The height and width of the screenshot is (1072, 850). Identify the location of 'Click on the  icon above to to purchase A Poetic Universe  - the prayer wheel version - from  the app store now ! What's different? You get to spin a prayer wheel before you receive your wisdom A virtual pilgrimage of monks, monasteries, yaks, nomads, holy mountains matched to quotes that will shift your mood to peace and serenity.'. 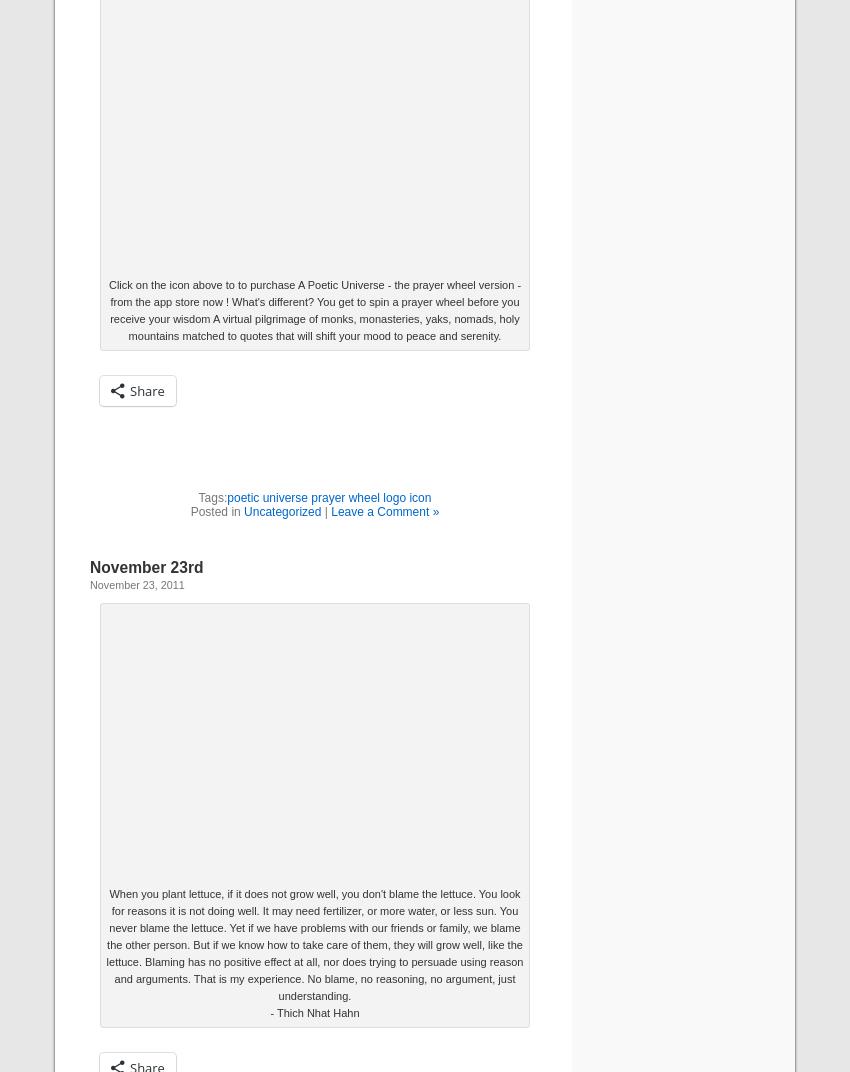
(107, 308).